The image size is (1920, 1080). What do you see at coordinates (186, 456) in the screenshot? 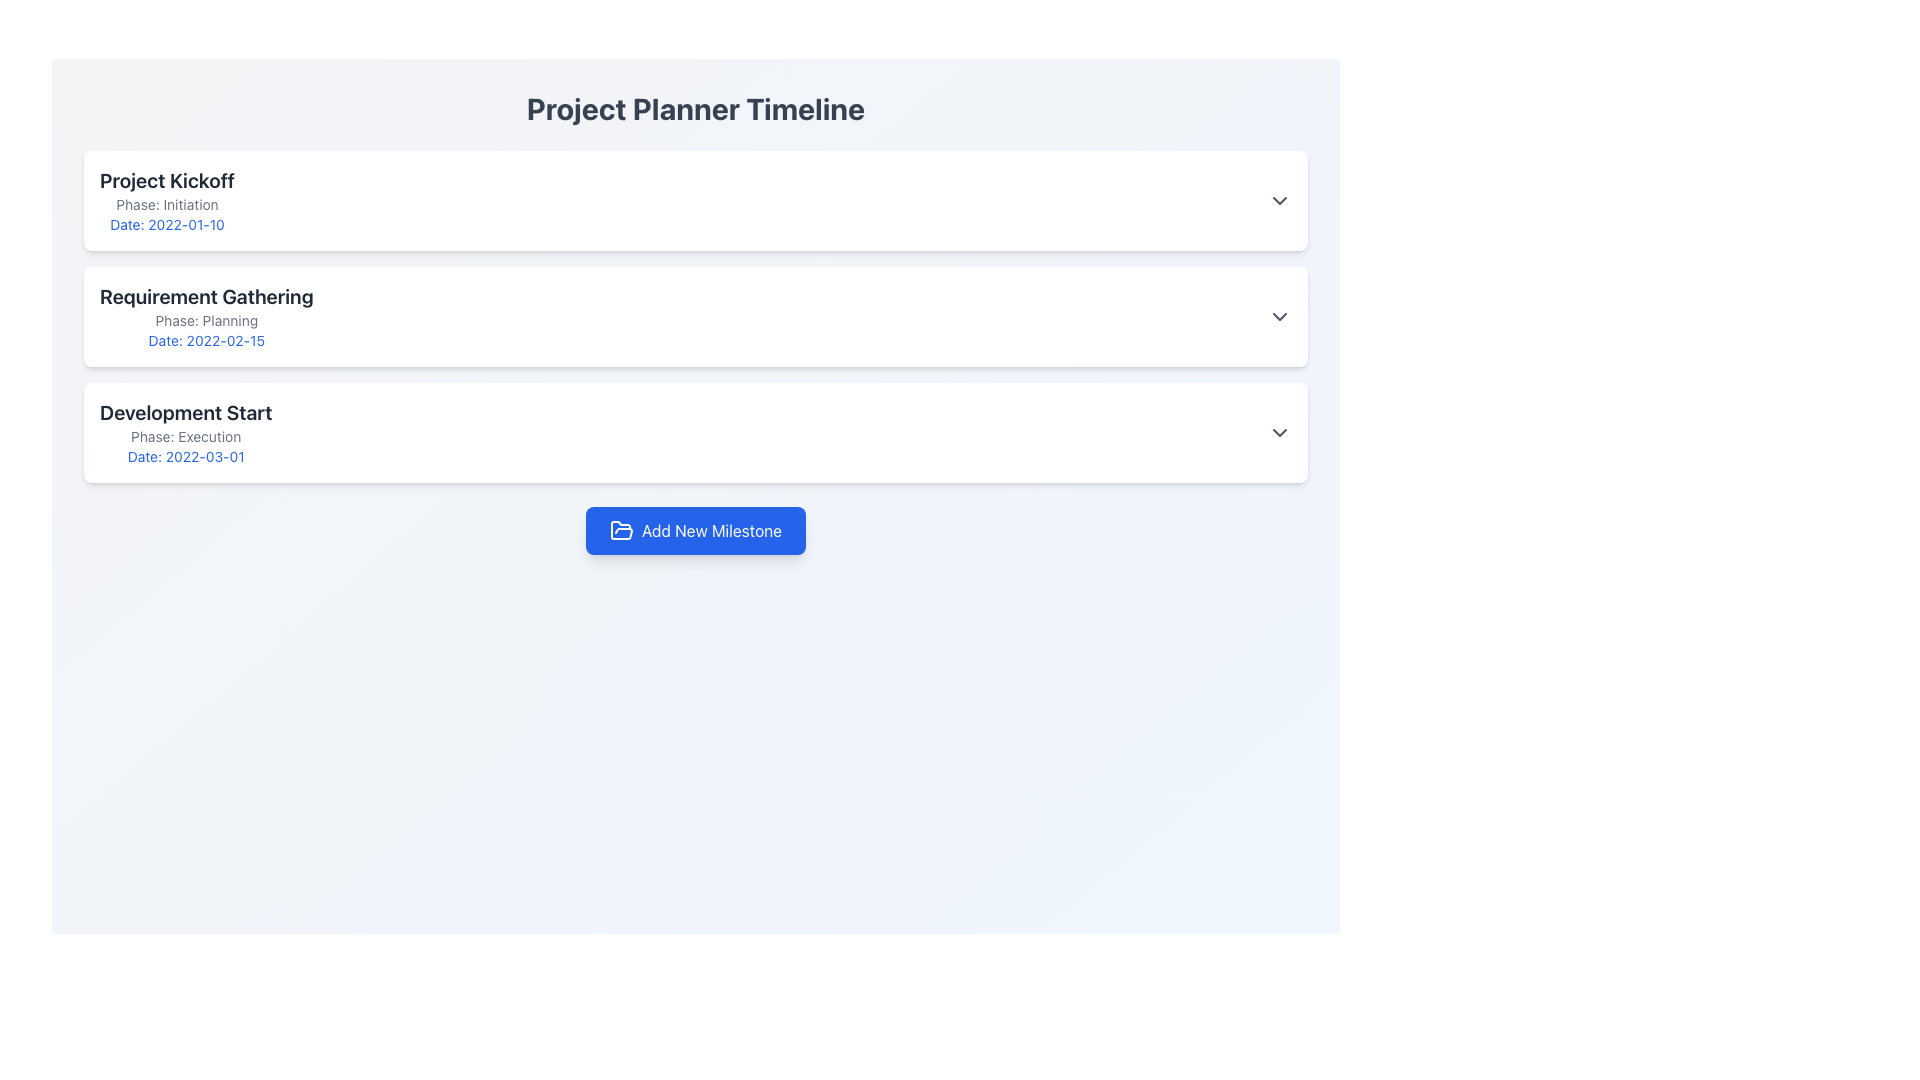
I see `the informational Text Label that displays the date relevant to the 'Development Start' entry in the project planner interface, located below the 'Phase: Execution' text` at bounding box center [186, 456].